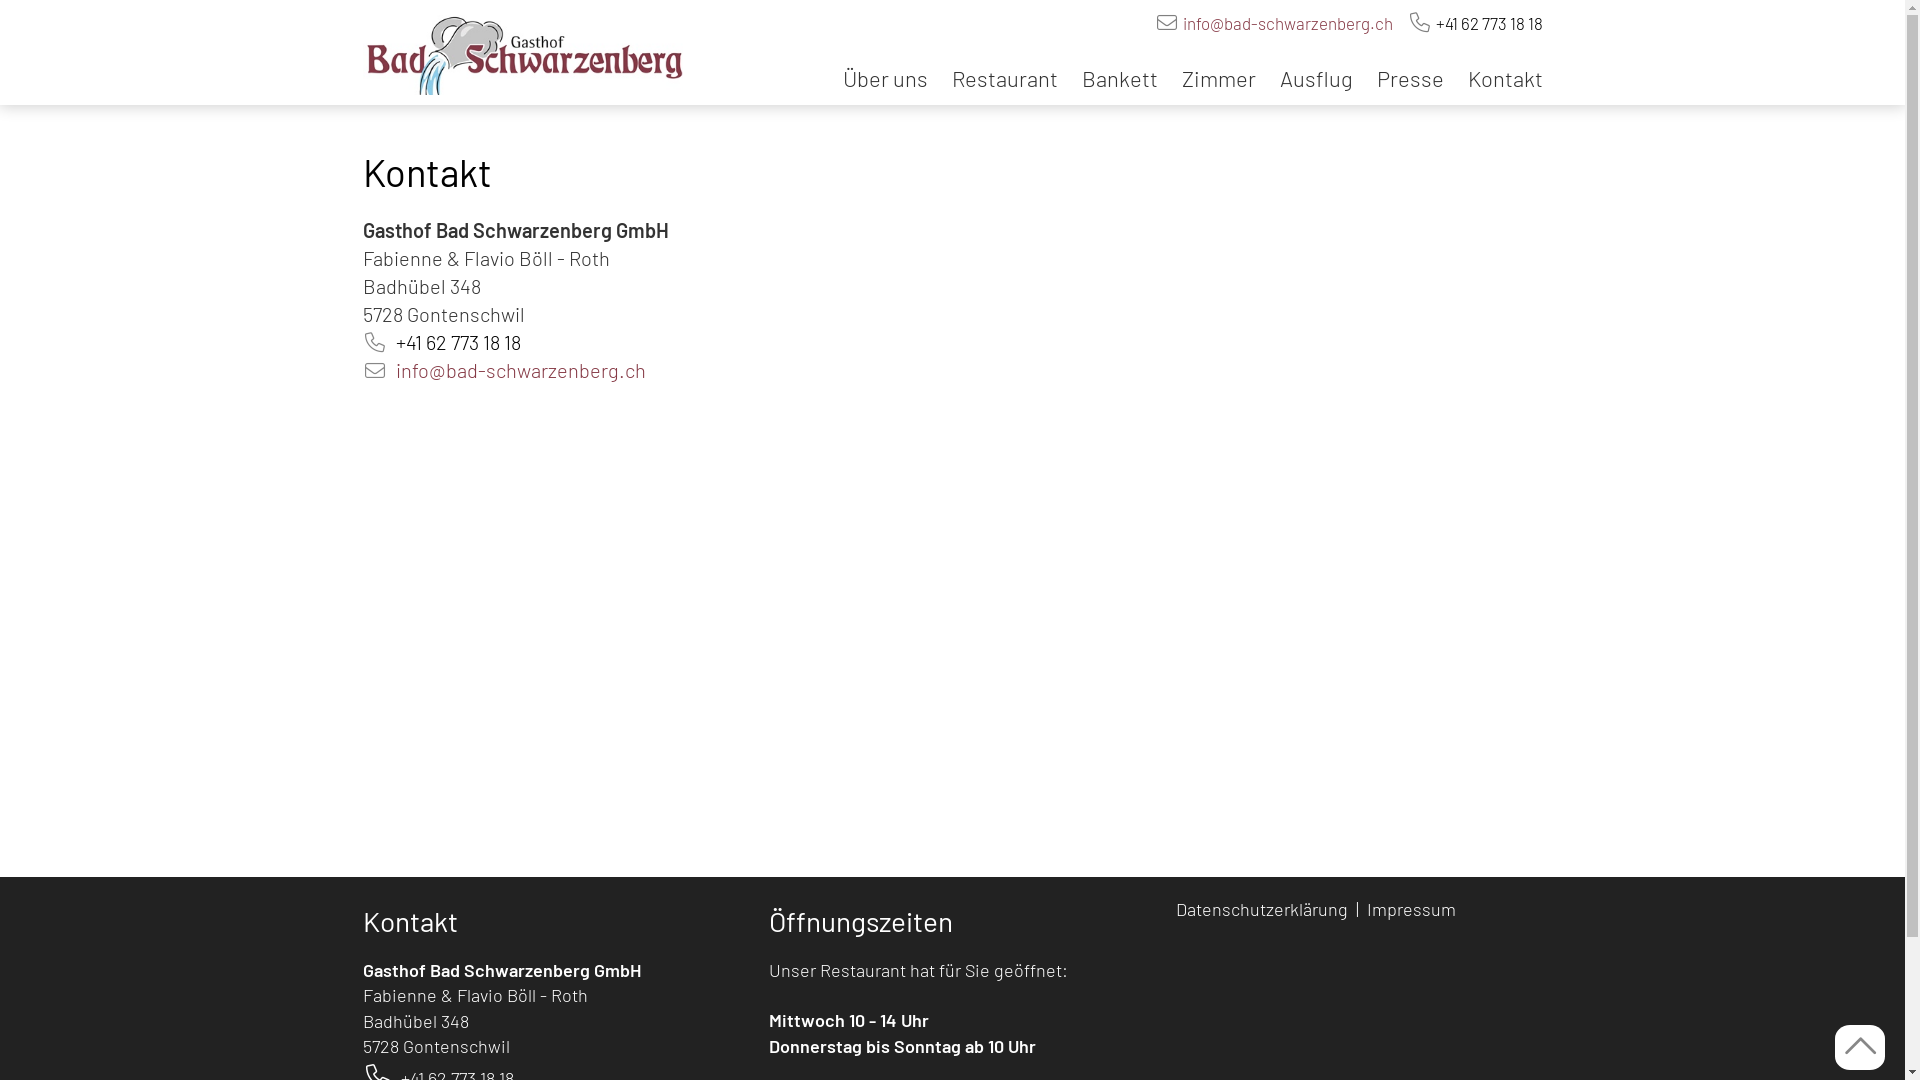  Describe the element at coordinates (1286, 23) in the screenshot. I see `'info@bad-schwarzenberg.ch'` at that location.